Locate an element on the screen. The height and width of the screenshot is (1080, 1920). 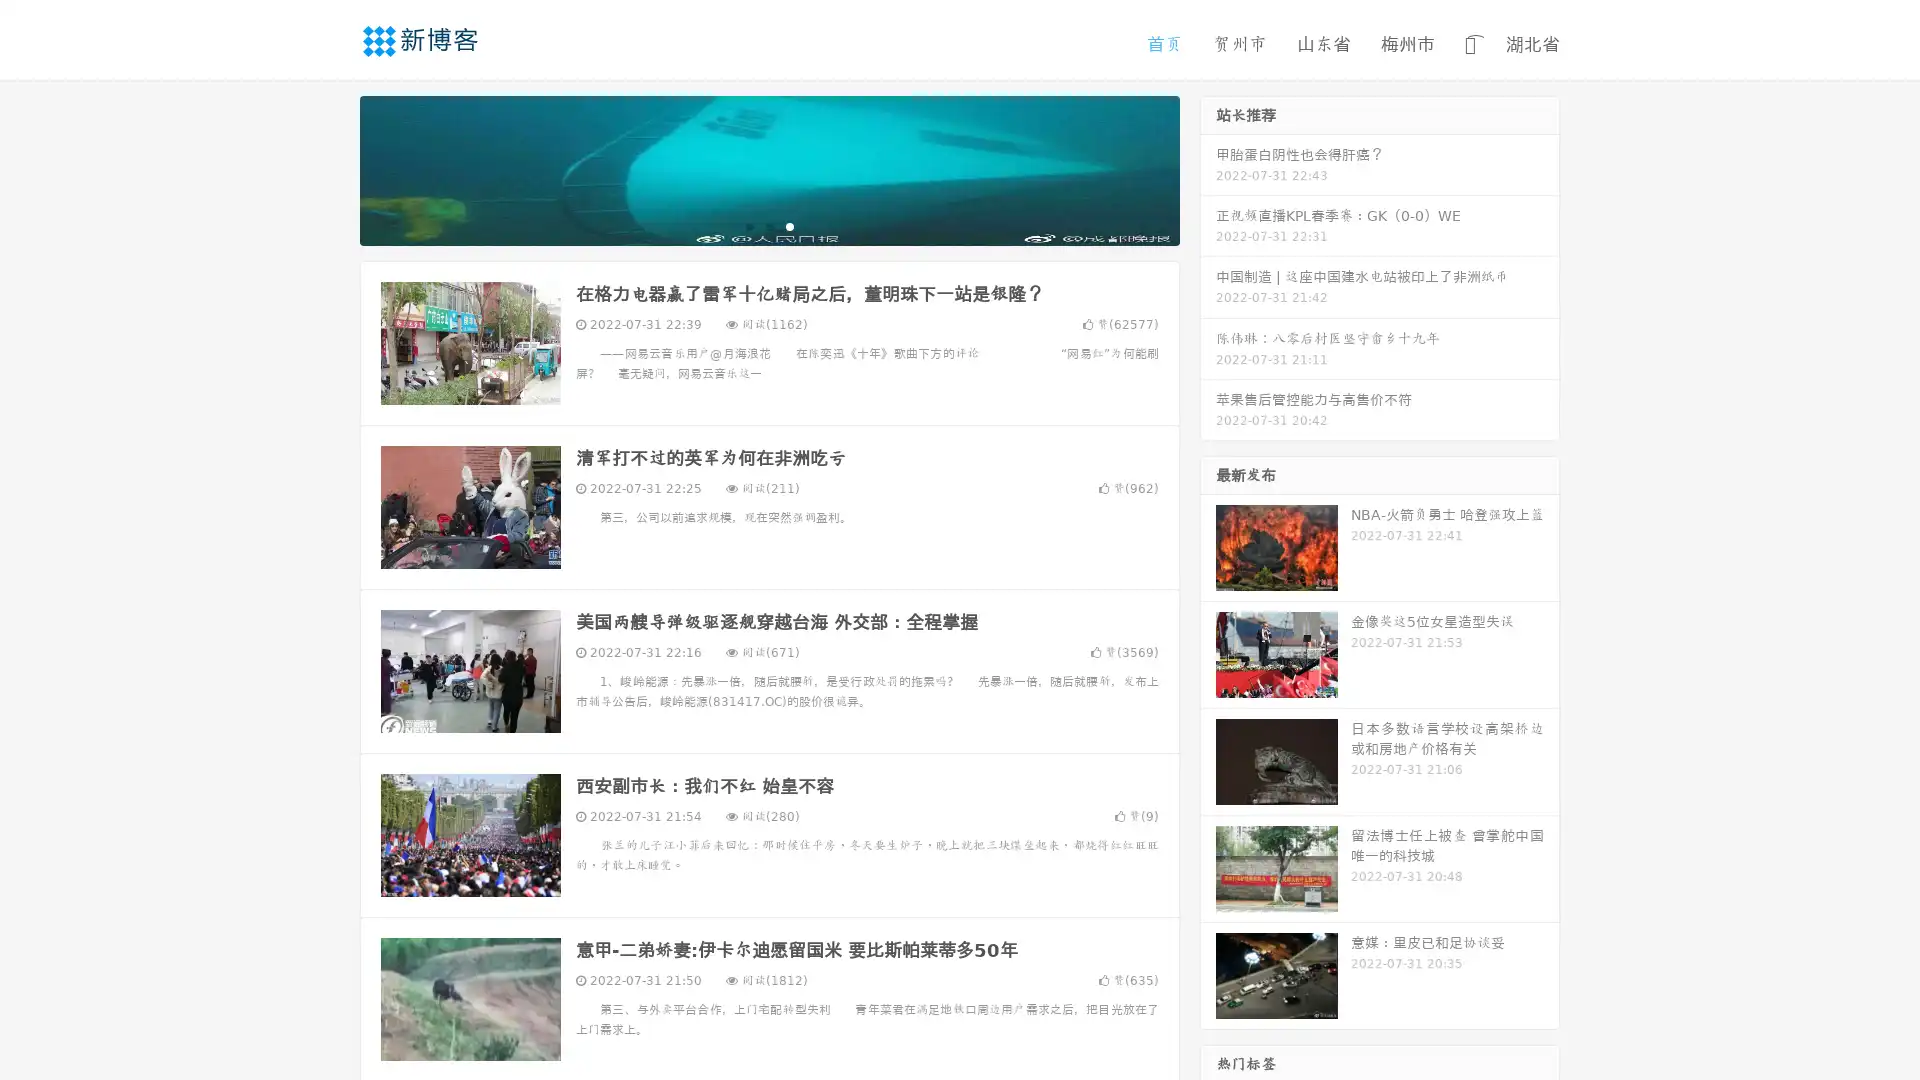
Next slide is located at coordinates (1208, 168).